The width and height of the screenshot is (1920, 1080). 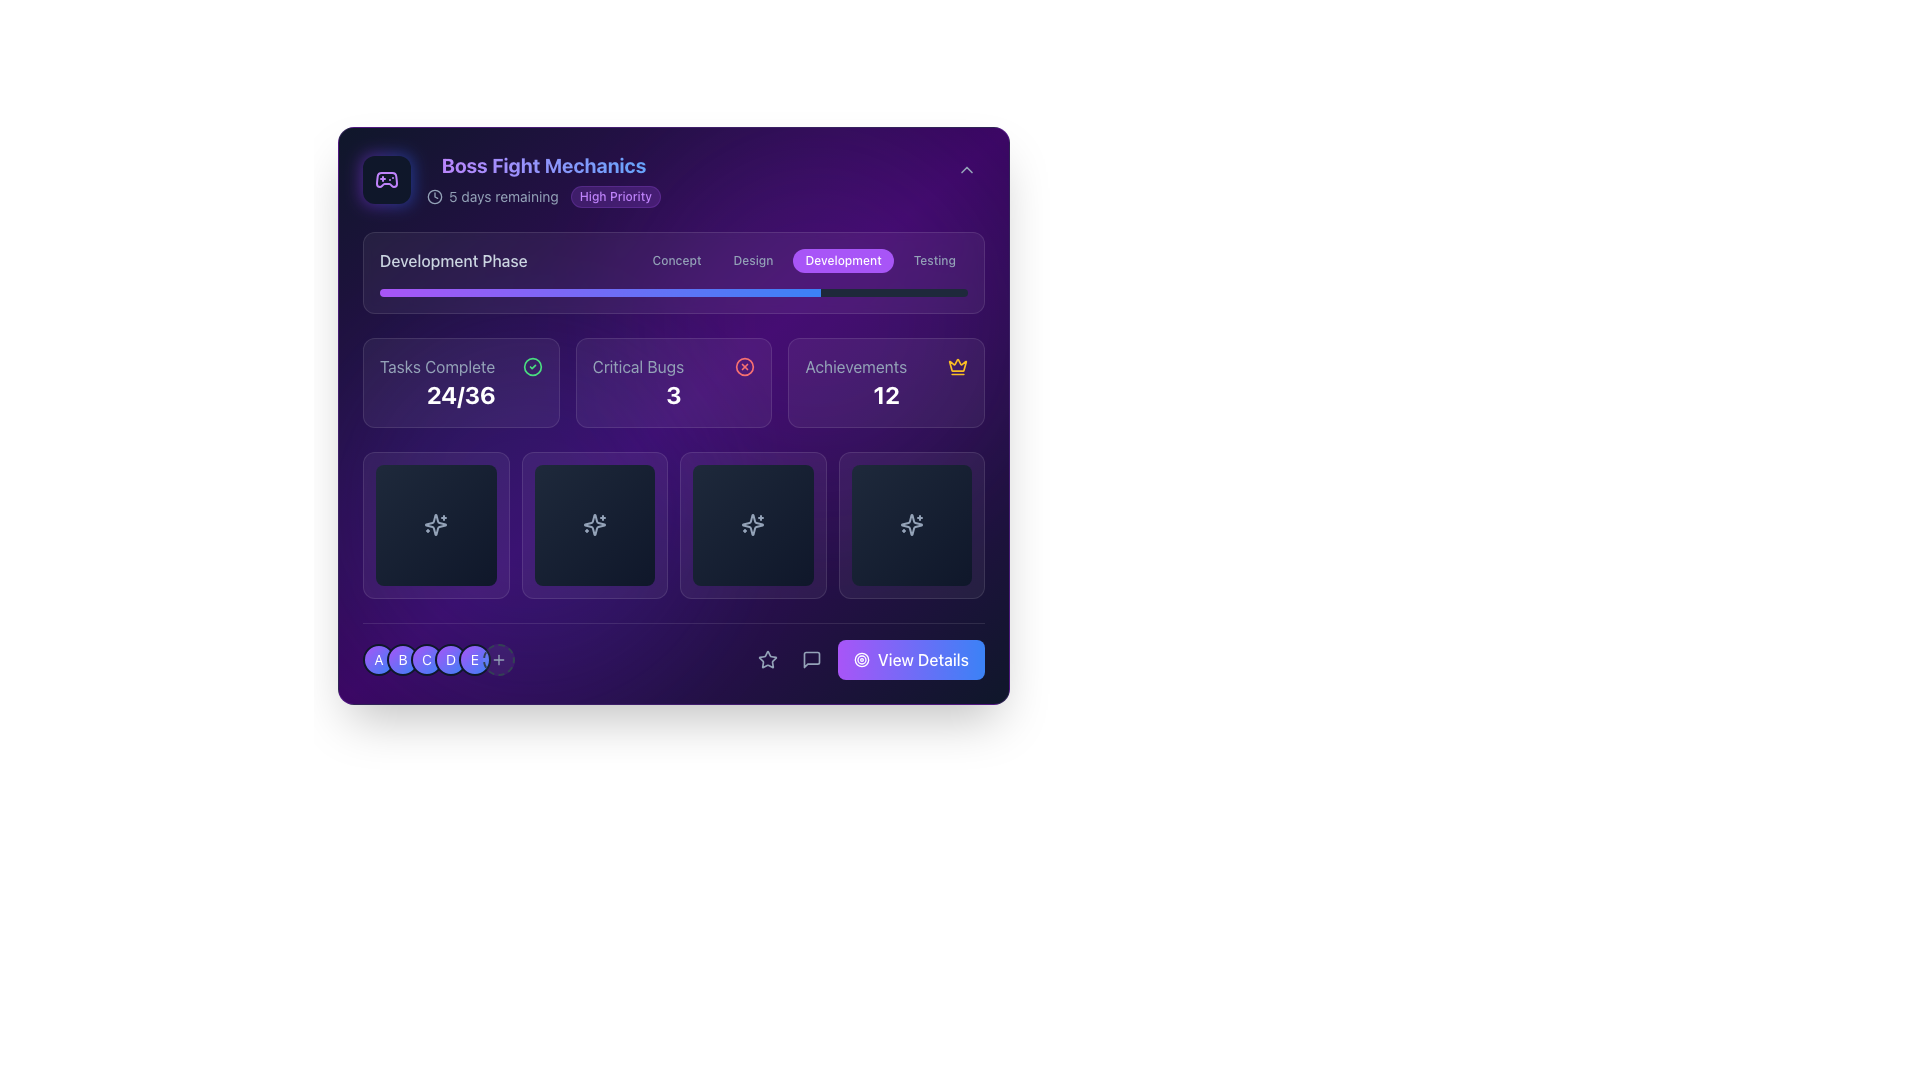 What do you see at coordinates (599, 293) in the screenshot?
I see `the filled portion of the progress bar segment representing the 'Development Phase' progress level, which is styled with a gradient background transitioning from purple to blue` at bounding box center [599, 293].